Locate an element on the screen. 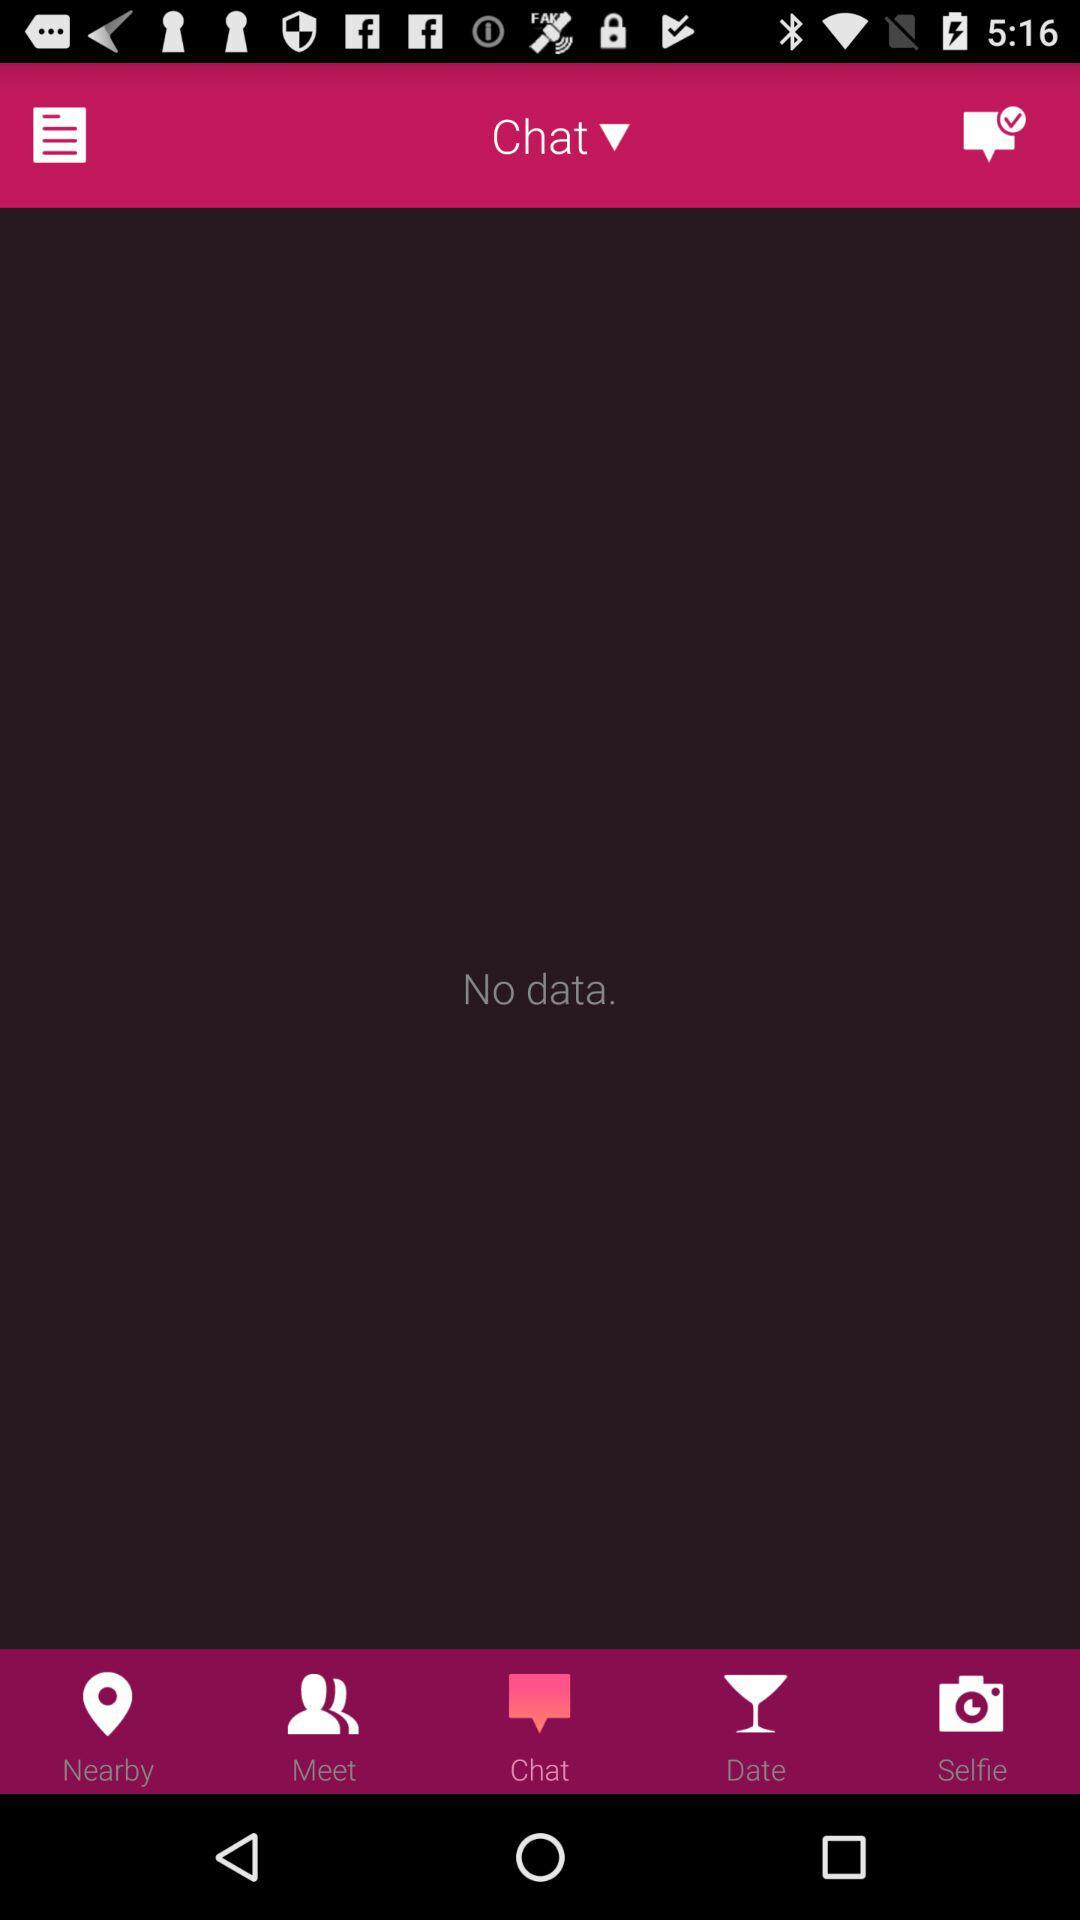  the expand_more icon is located at coordinates (613, 143).